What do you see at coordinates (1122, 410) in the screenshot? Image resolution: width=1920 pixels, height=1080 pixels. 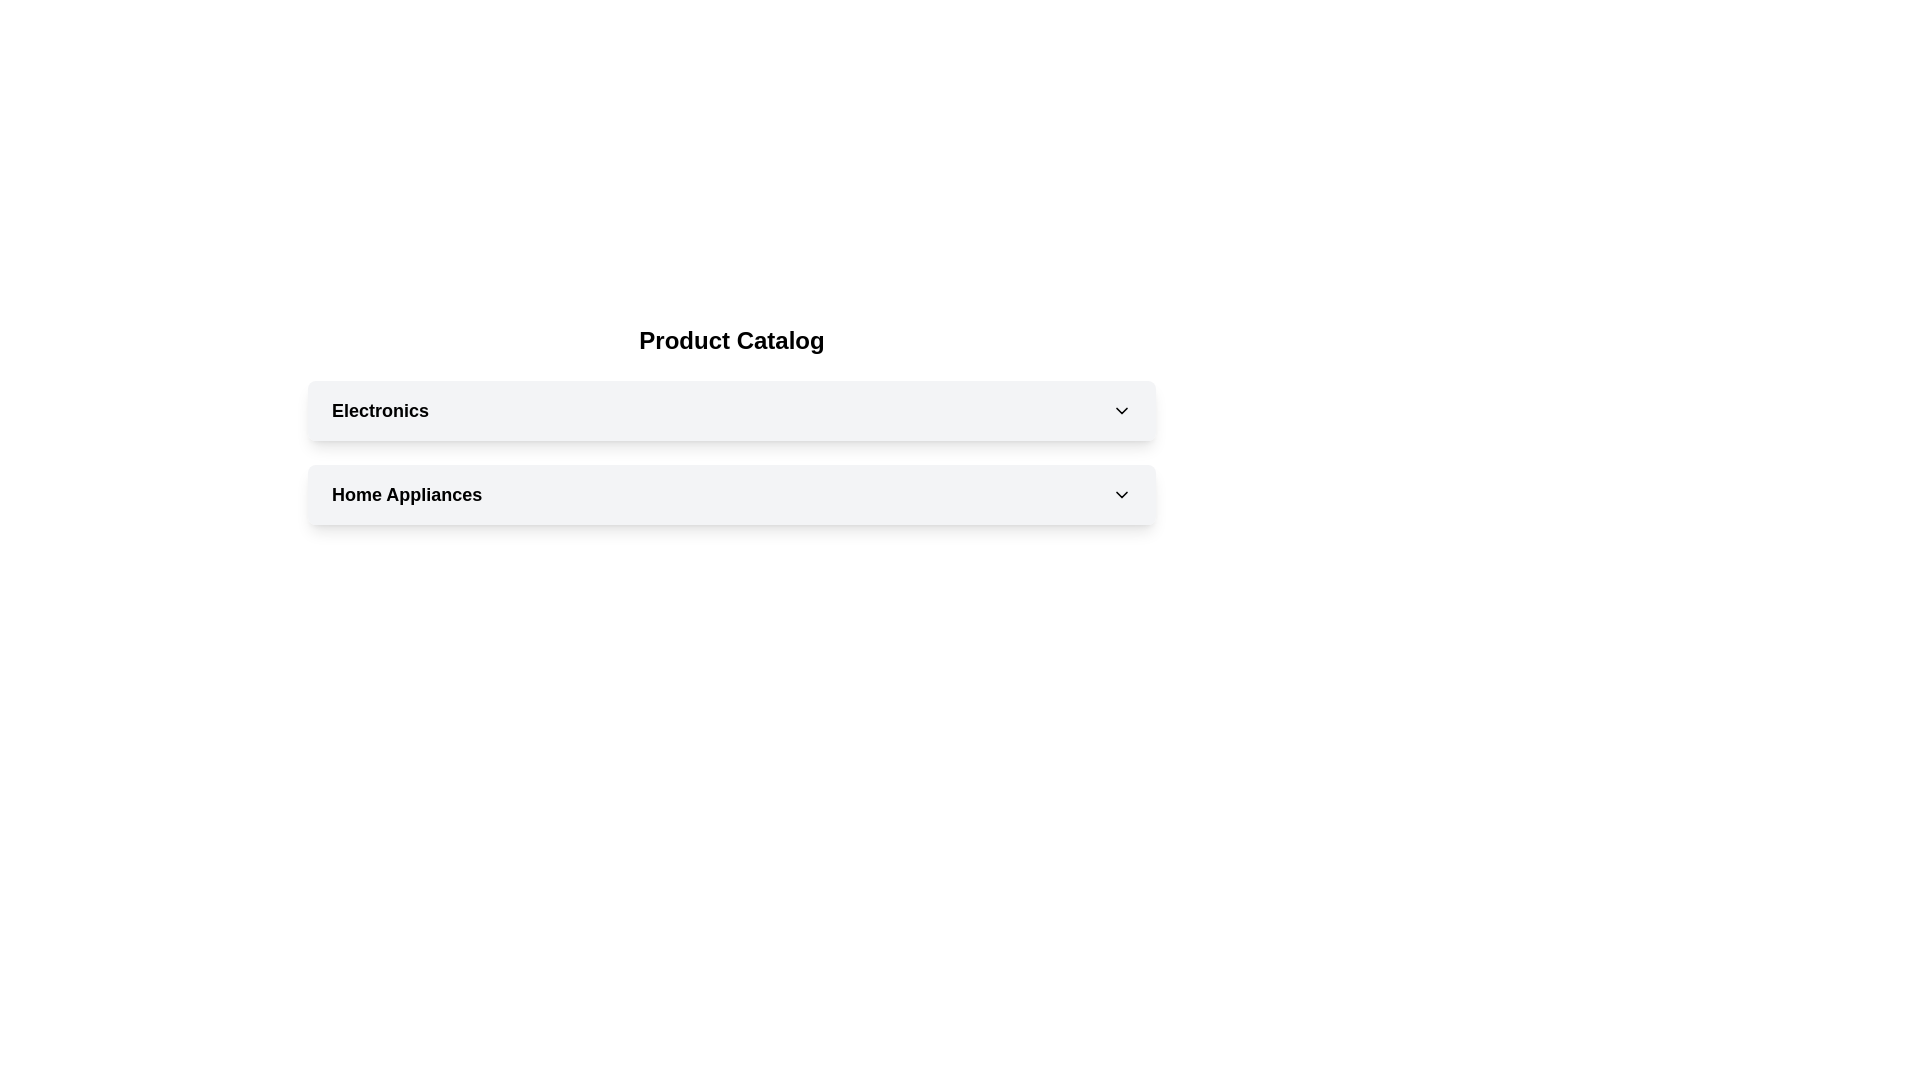 I see `the downward-pointing chevron icon for the dropdown indicator located in the 'Electronics' section` at bounding box center [1122, 410].